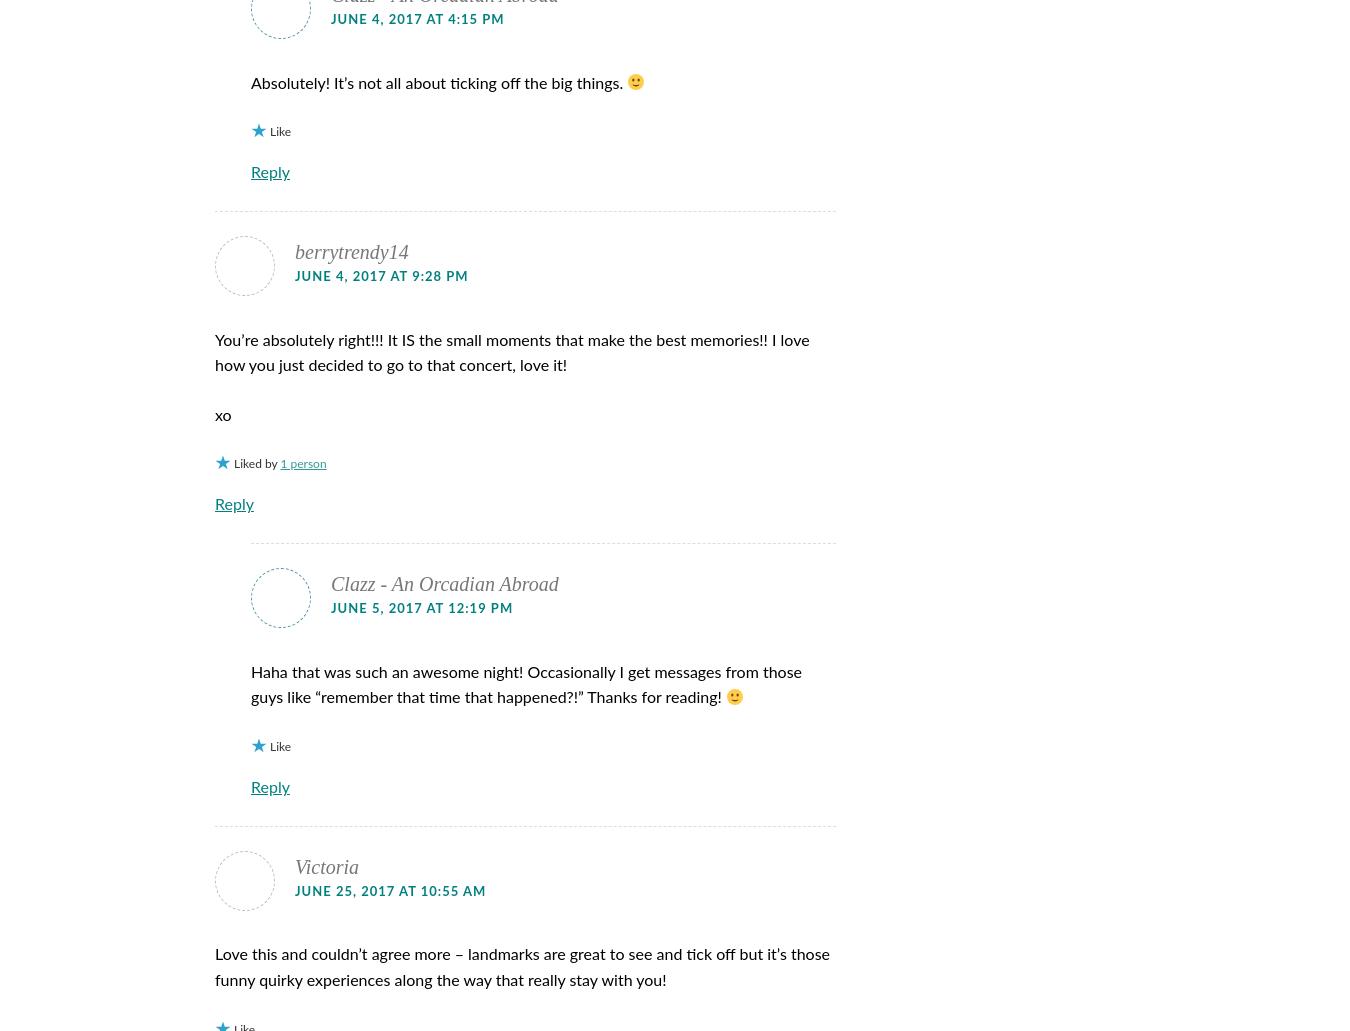  What do you see at coordinates (223, 414) in the screenshot?
I see `'xo'` at bounding box center [223, 414].